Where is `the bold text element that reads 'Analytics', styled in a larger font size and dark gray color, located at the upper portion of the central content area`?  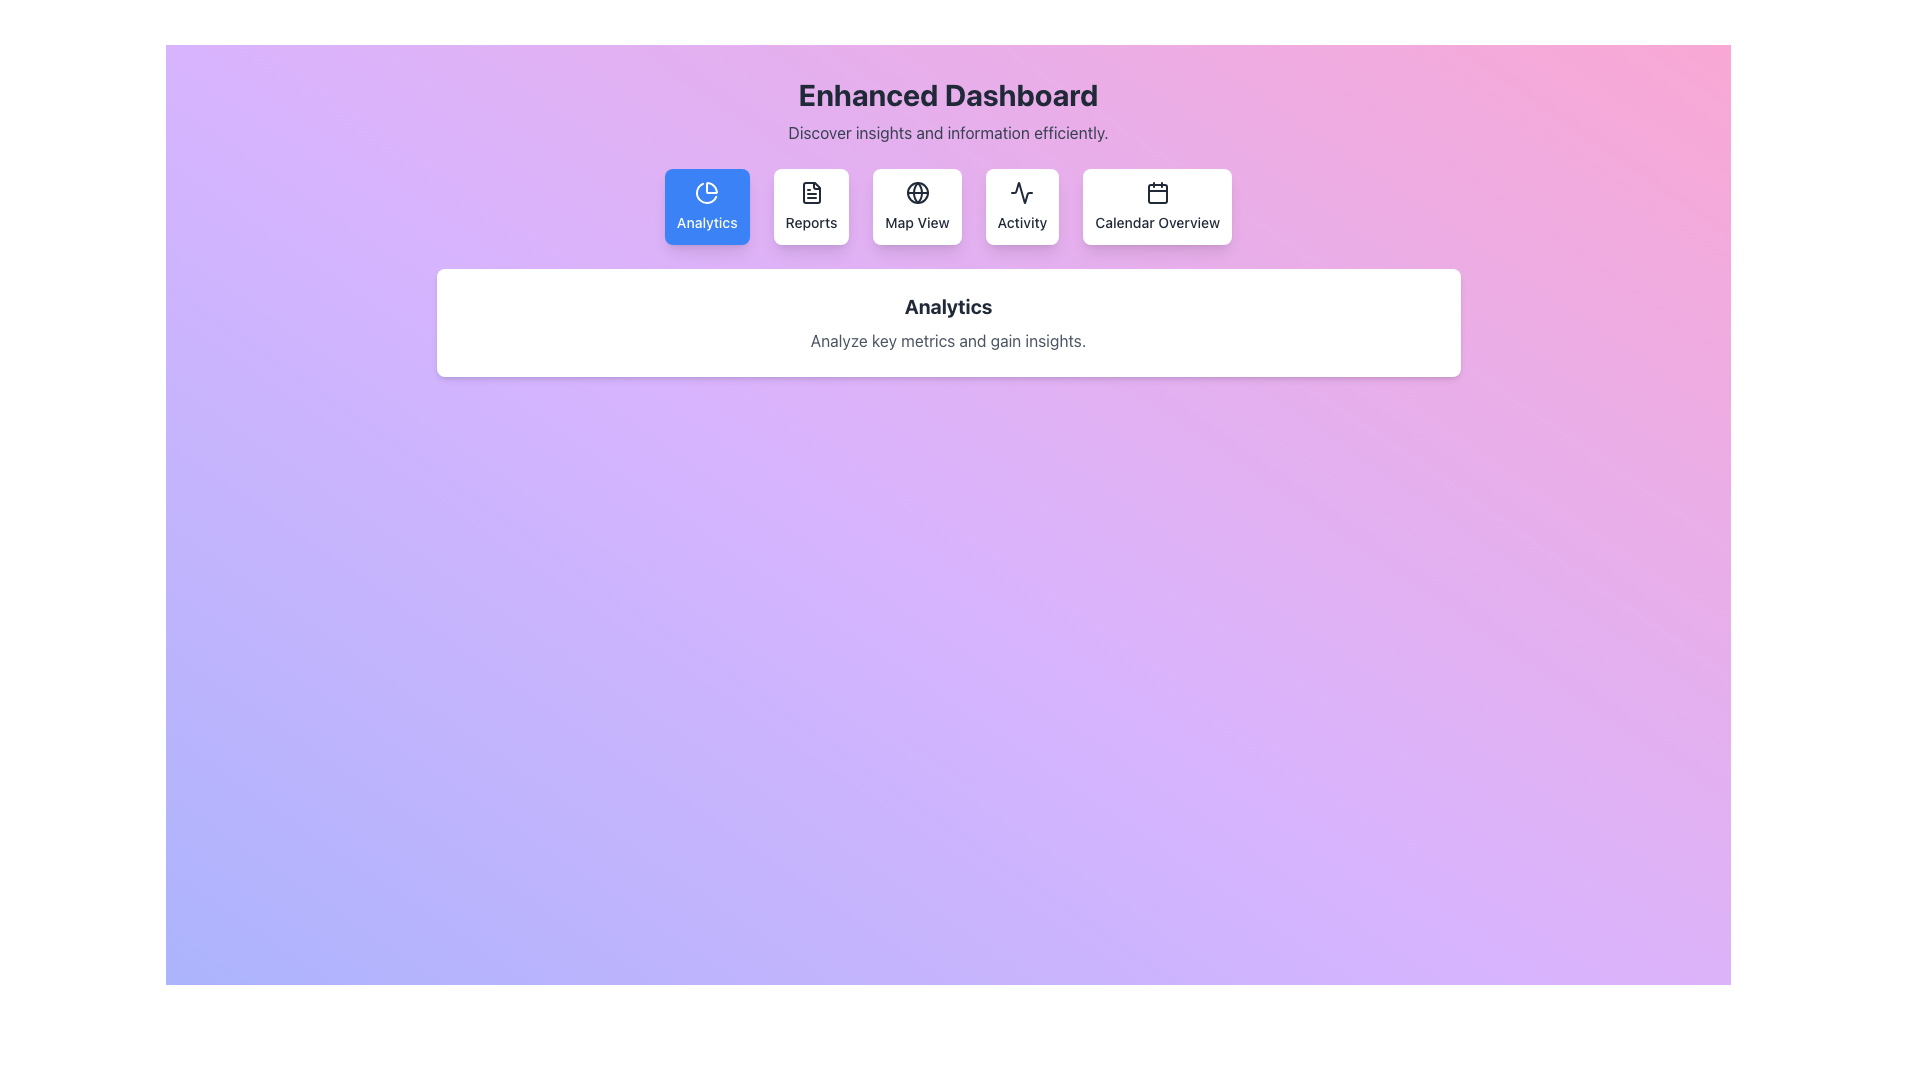 the bold text element that reads 'Analytics', styled in a larger font size and dark gray color, located at the upper portion of the central content area is located at coordinates (947, 307).